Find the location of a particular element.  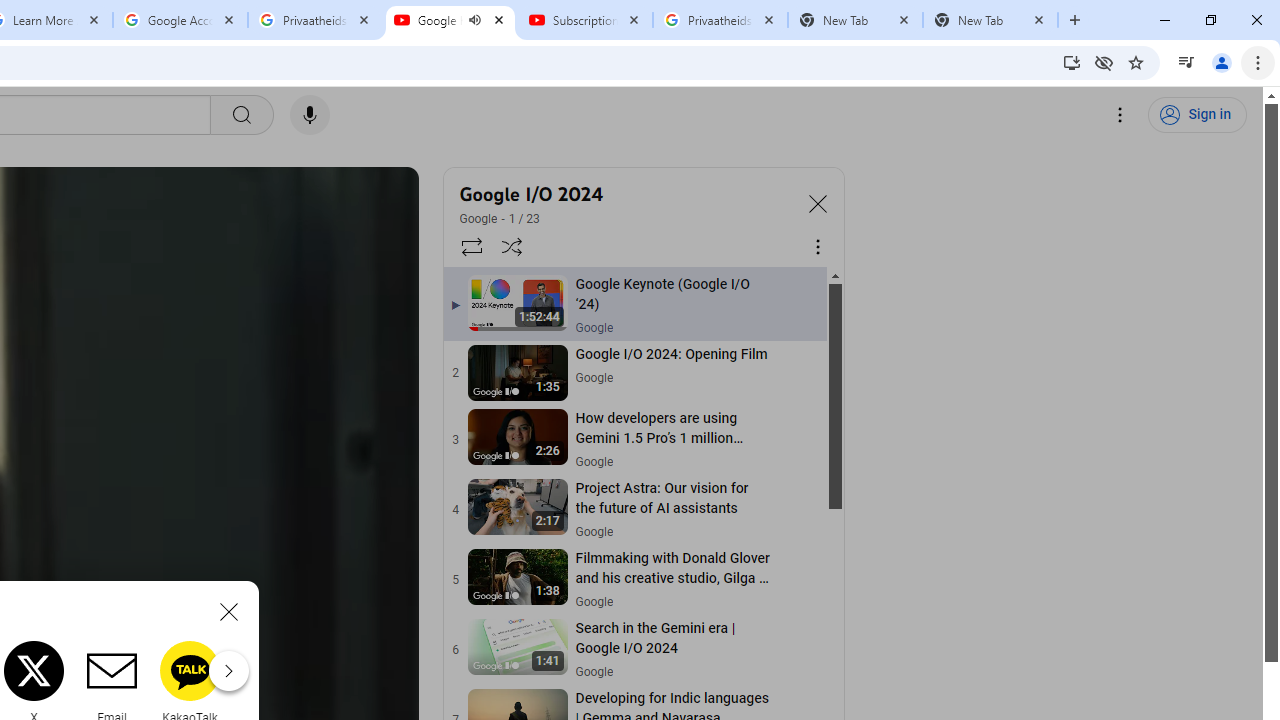

'Cancel' is located at coordinates (229, 610).